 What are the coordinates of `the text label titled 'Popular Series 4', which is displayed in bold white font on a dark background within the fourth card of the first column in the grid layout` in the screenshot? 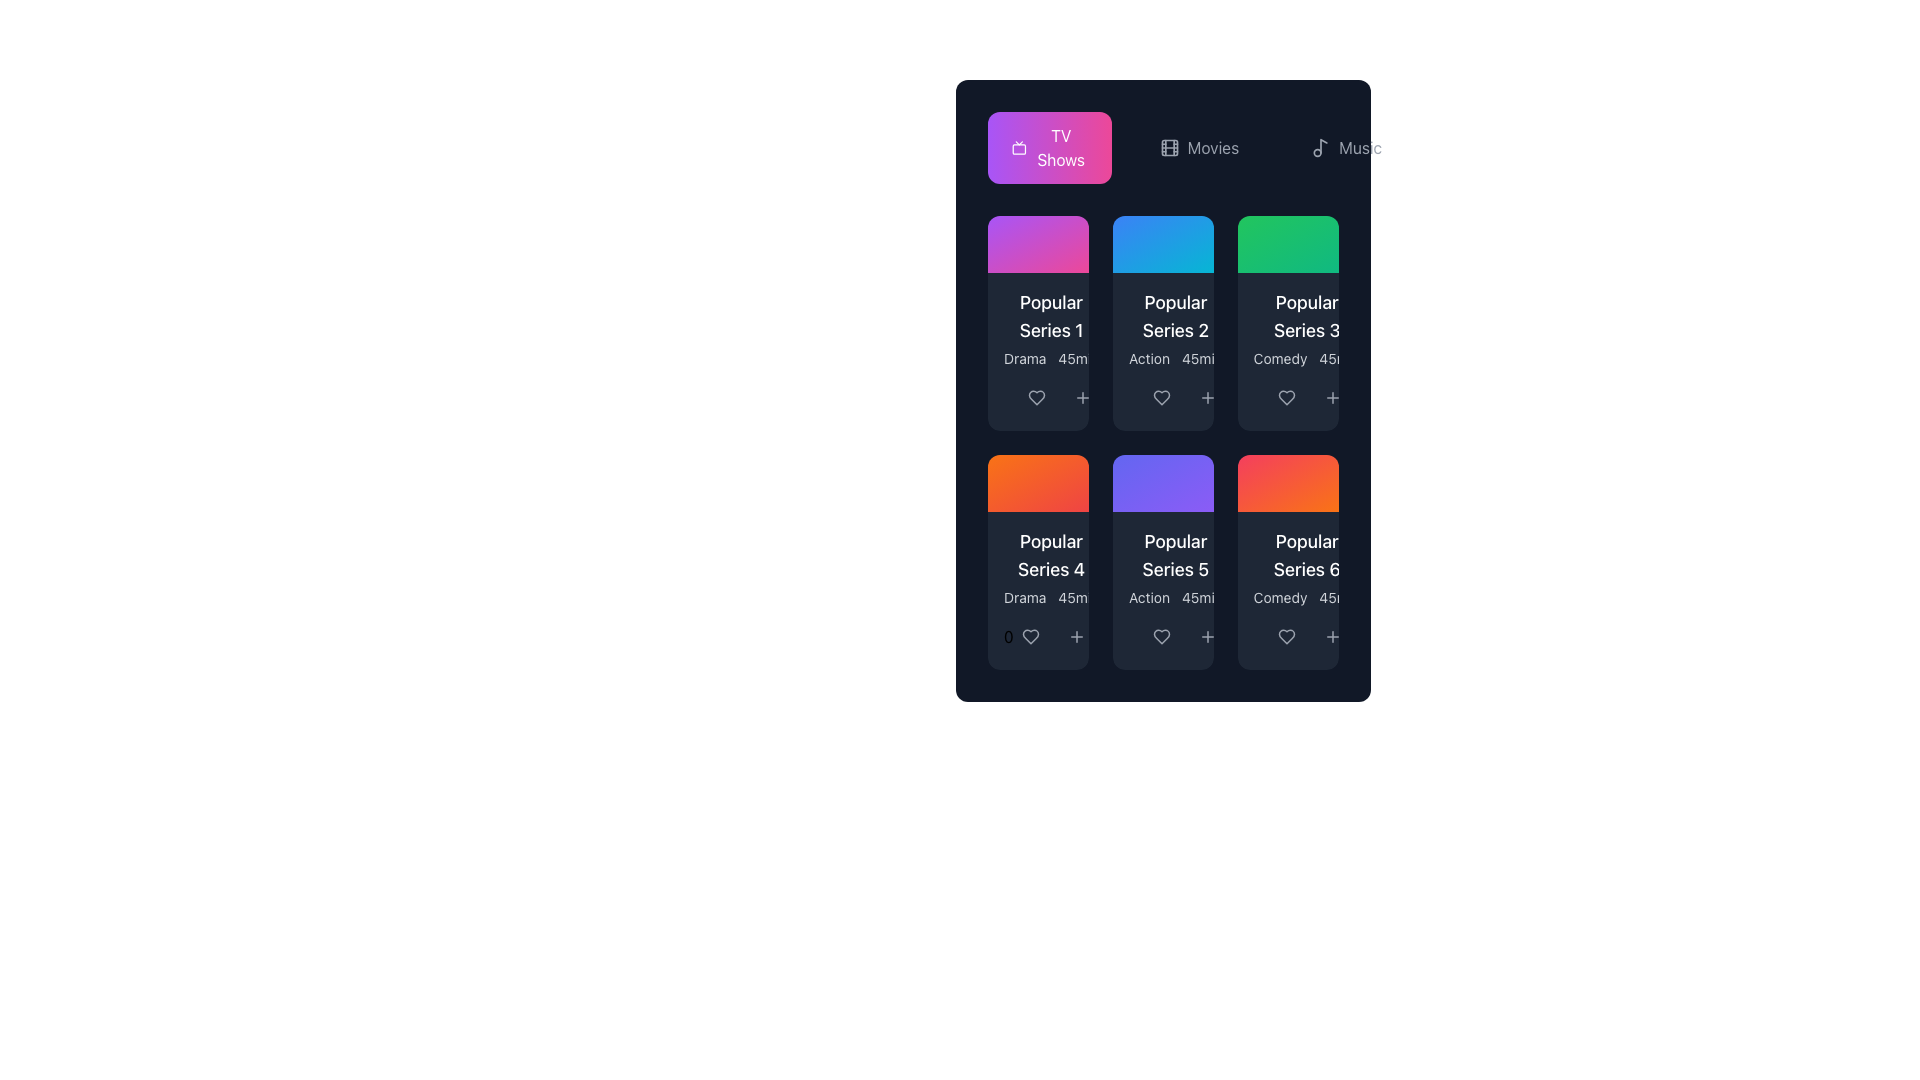 It's located at (1050, 555).